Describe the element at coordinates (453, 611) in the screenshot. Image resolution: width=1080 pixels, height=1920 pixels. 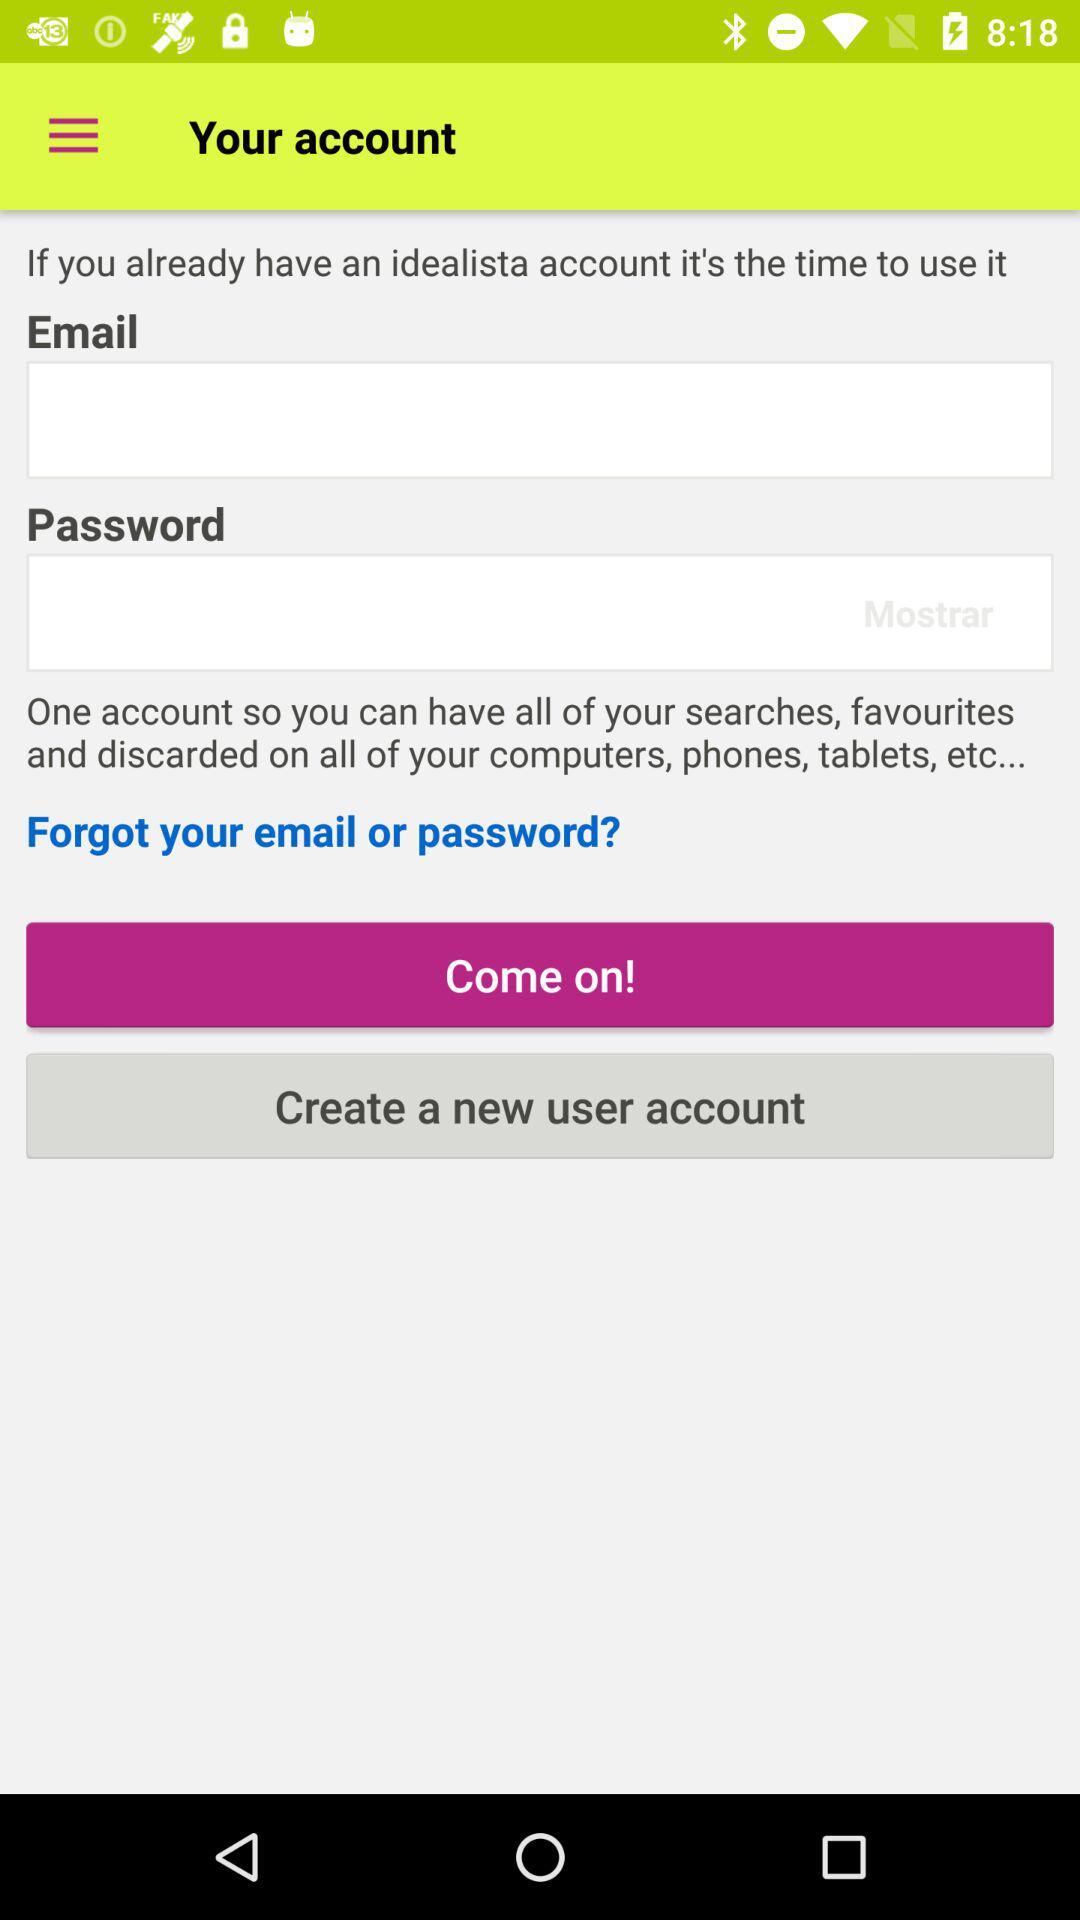
I see `item below the password item` at that location.